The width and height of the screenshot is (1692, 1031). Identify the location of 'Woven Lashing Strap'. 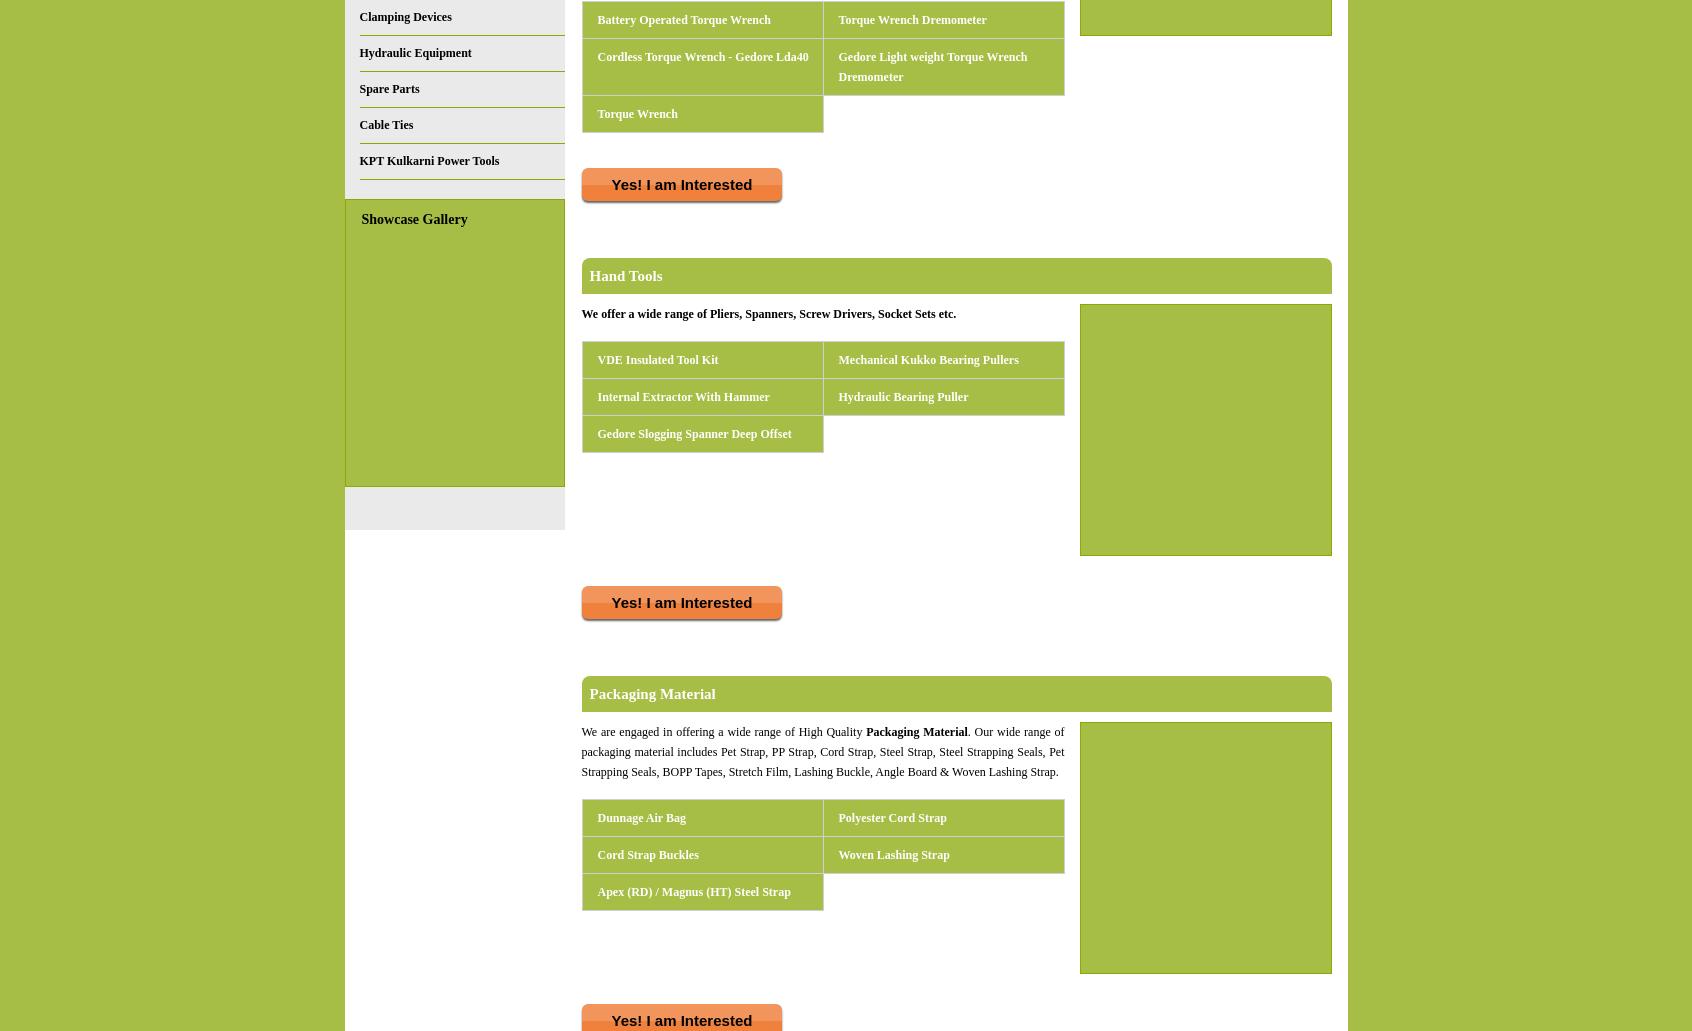
(838, 855).